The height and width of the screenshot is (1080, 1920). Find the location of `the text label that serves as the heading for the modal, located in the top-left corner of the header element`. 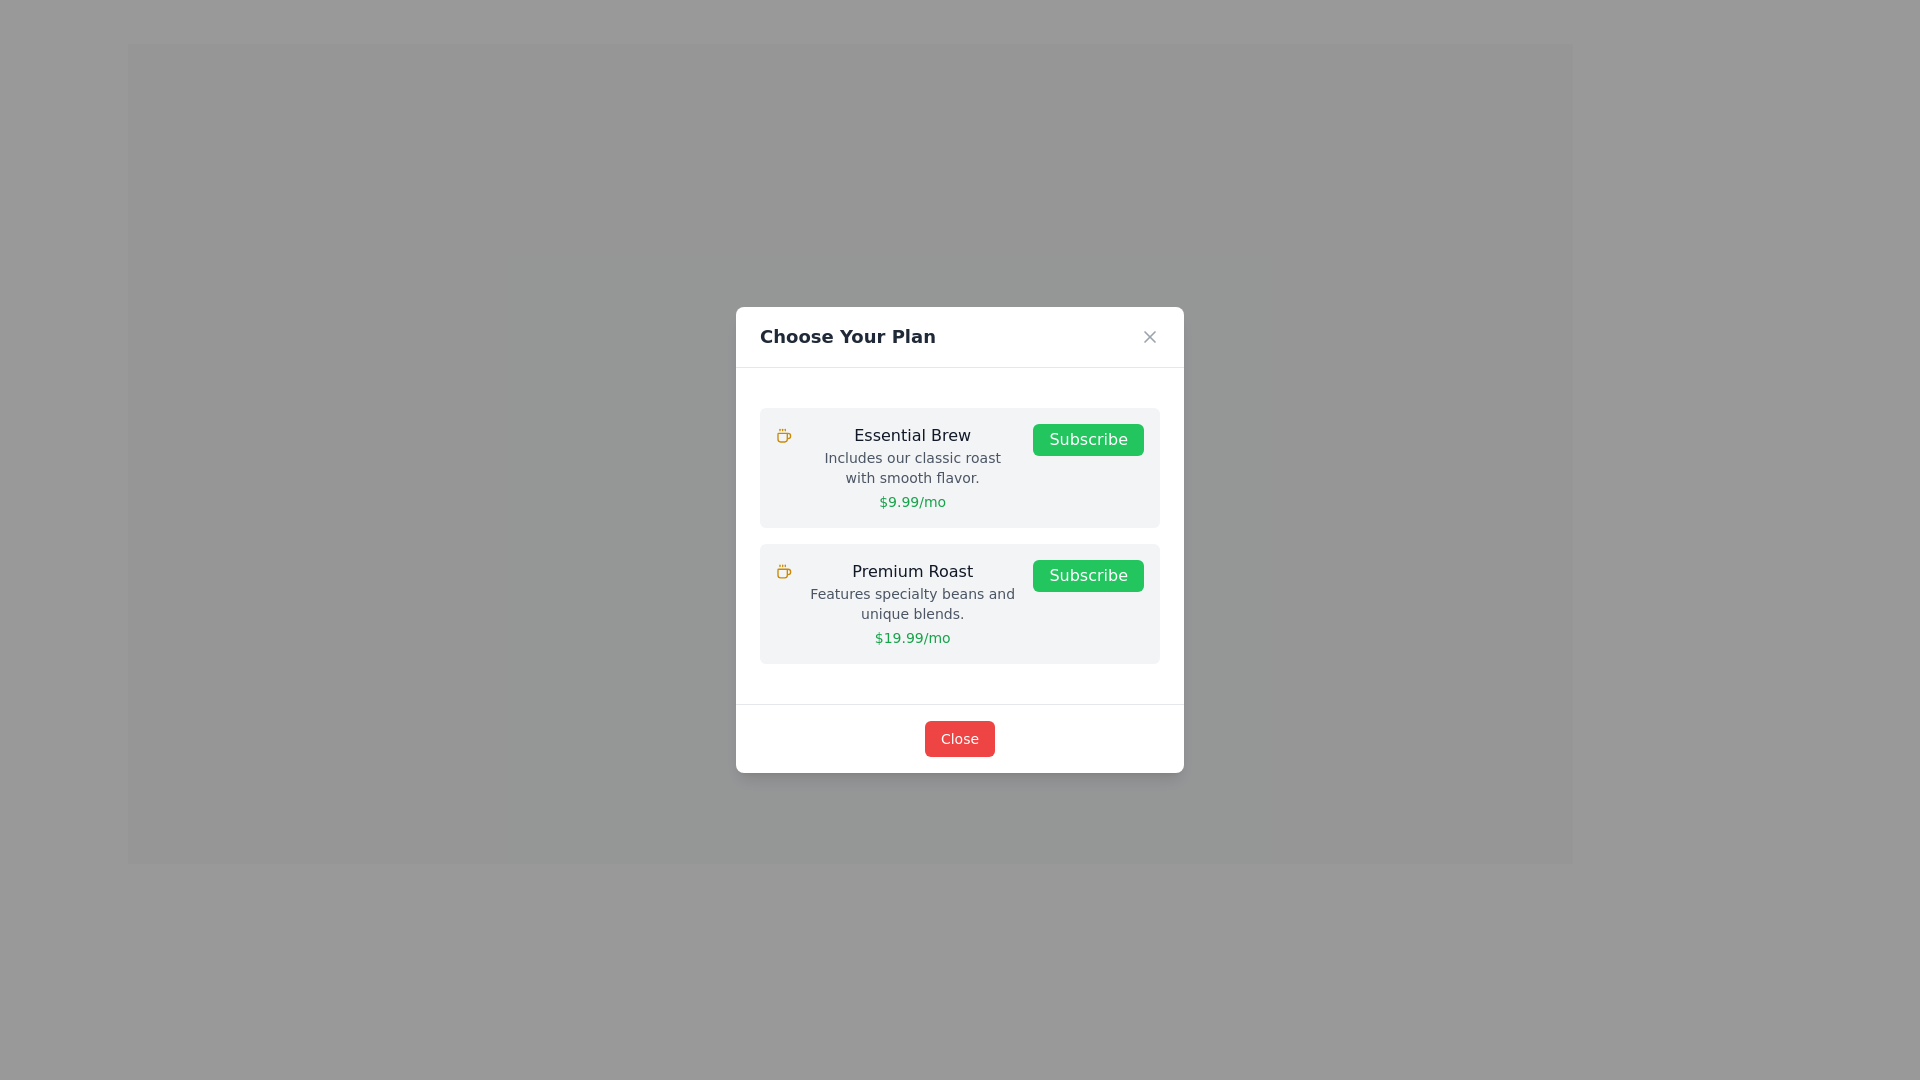

the text label that serves as the heading for the modal, located in the top-left corner of the header element is located at coordinates (848, 335).